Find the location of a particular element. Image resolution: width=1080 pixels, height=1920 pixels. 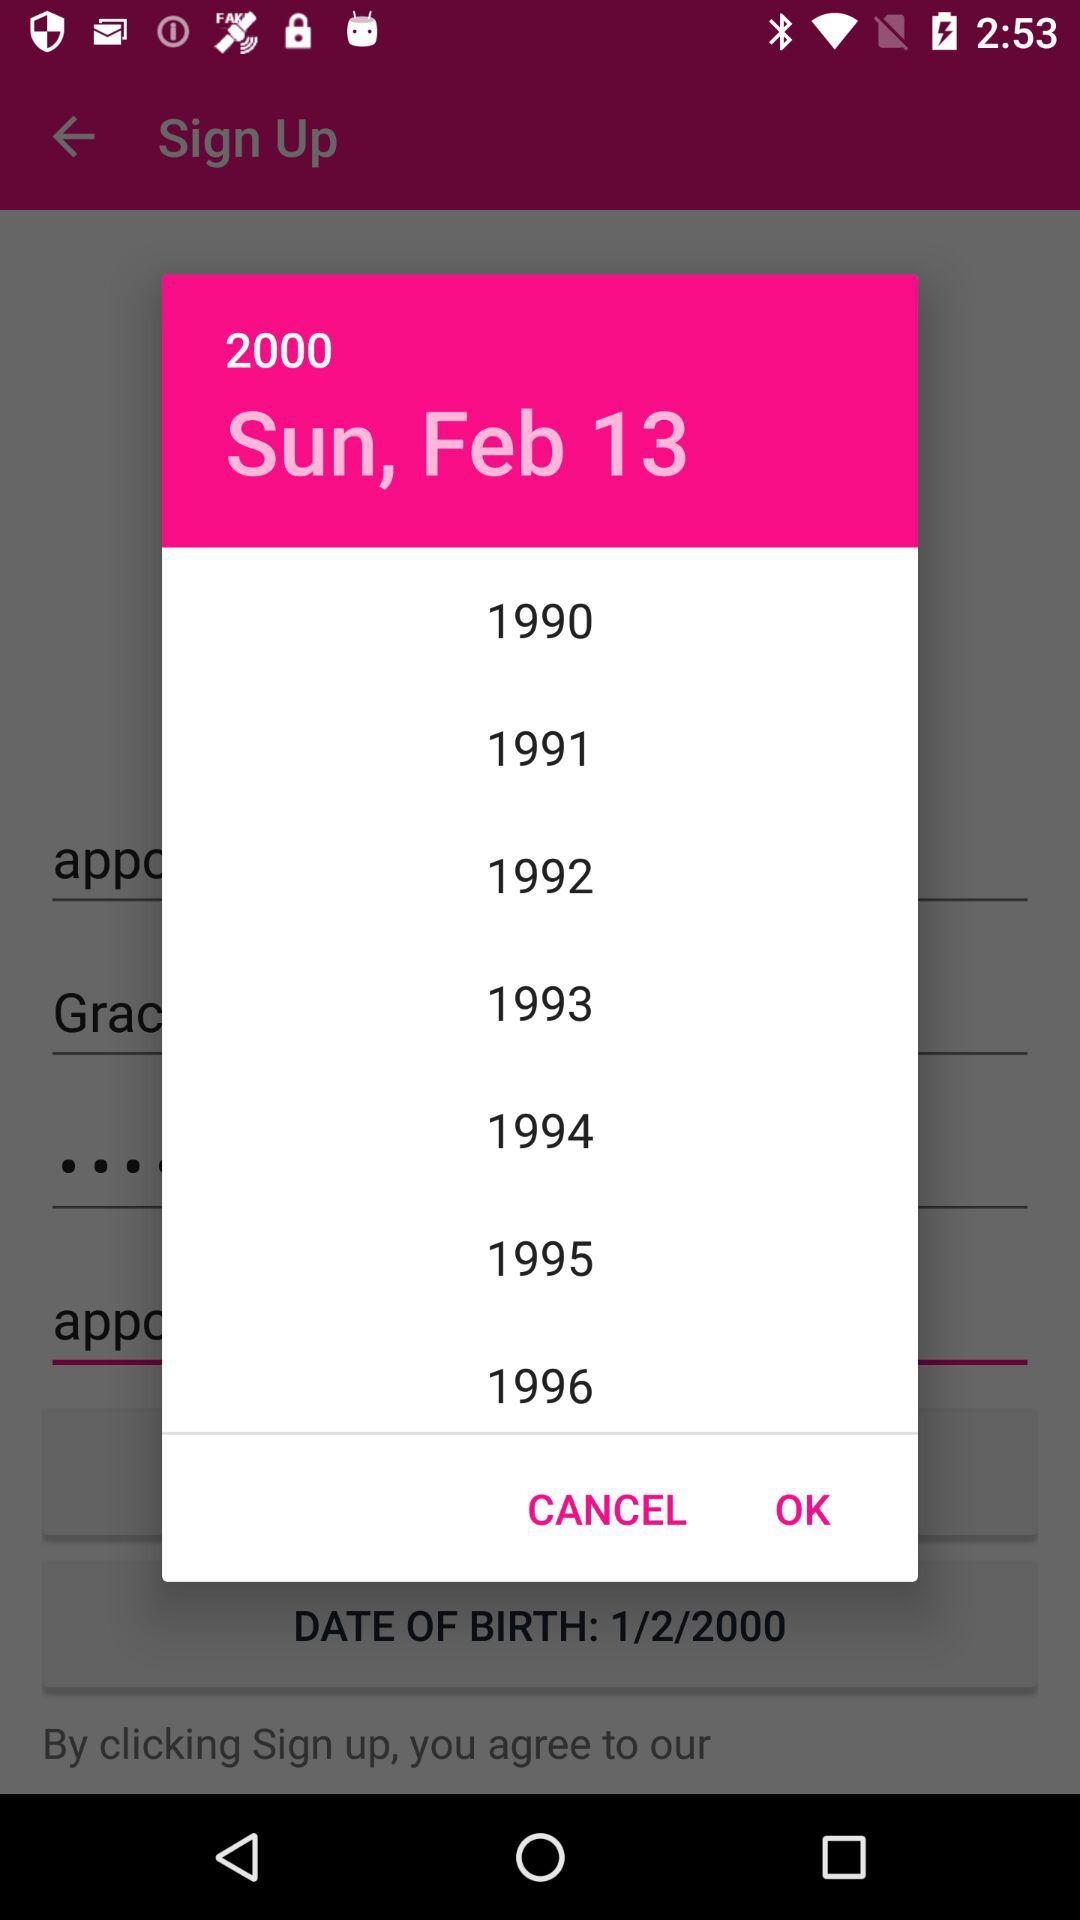

the ok item is located at coordinates (801, 1508).